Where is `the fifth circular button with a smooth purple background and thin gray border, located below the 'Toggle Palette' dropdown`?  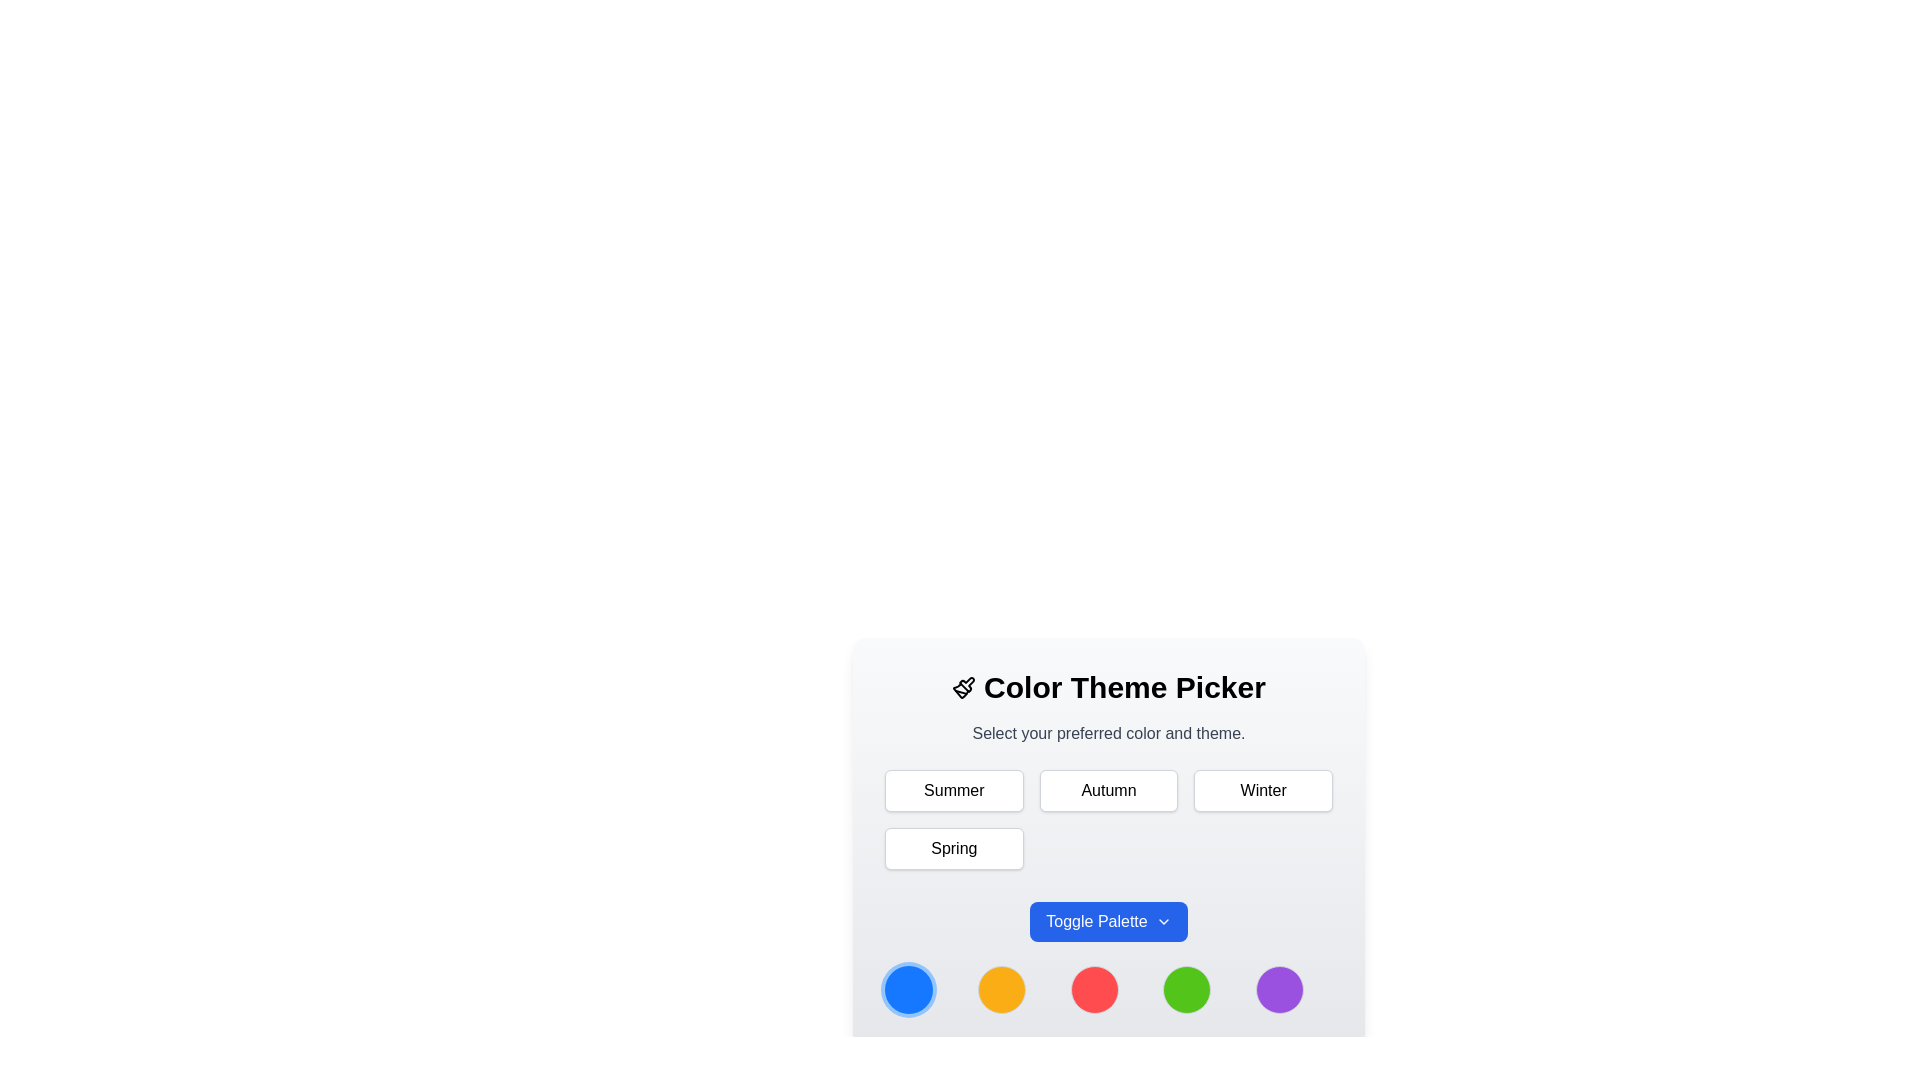
the fifth circular button with a smooth purple background and thin gray border, located below the 'Toggle Palette' dropdown is located at coordinates (1280, 990).